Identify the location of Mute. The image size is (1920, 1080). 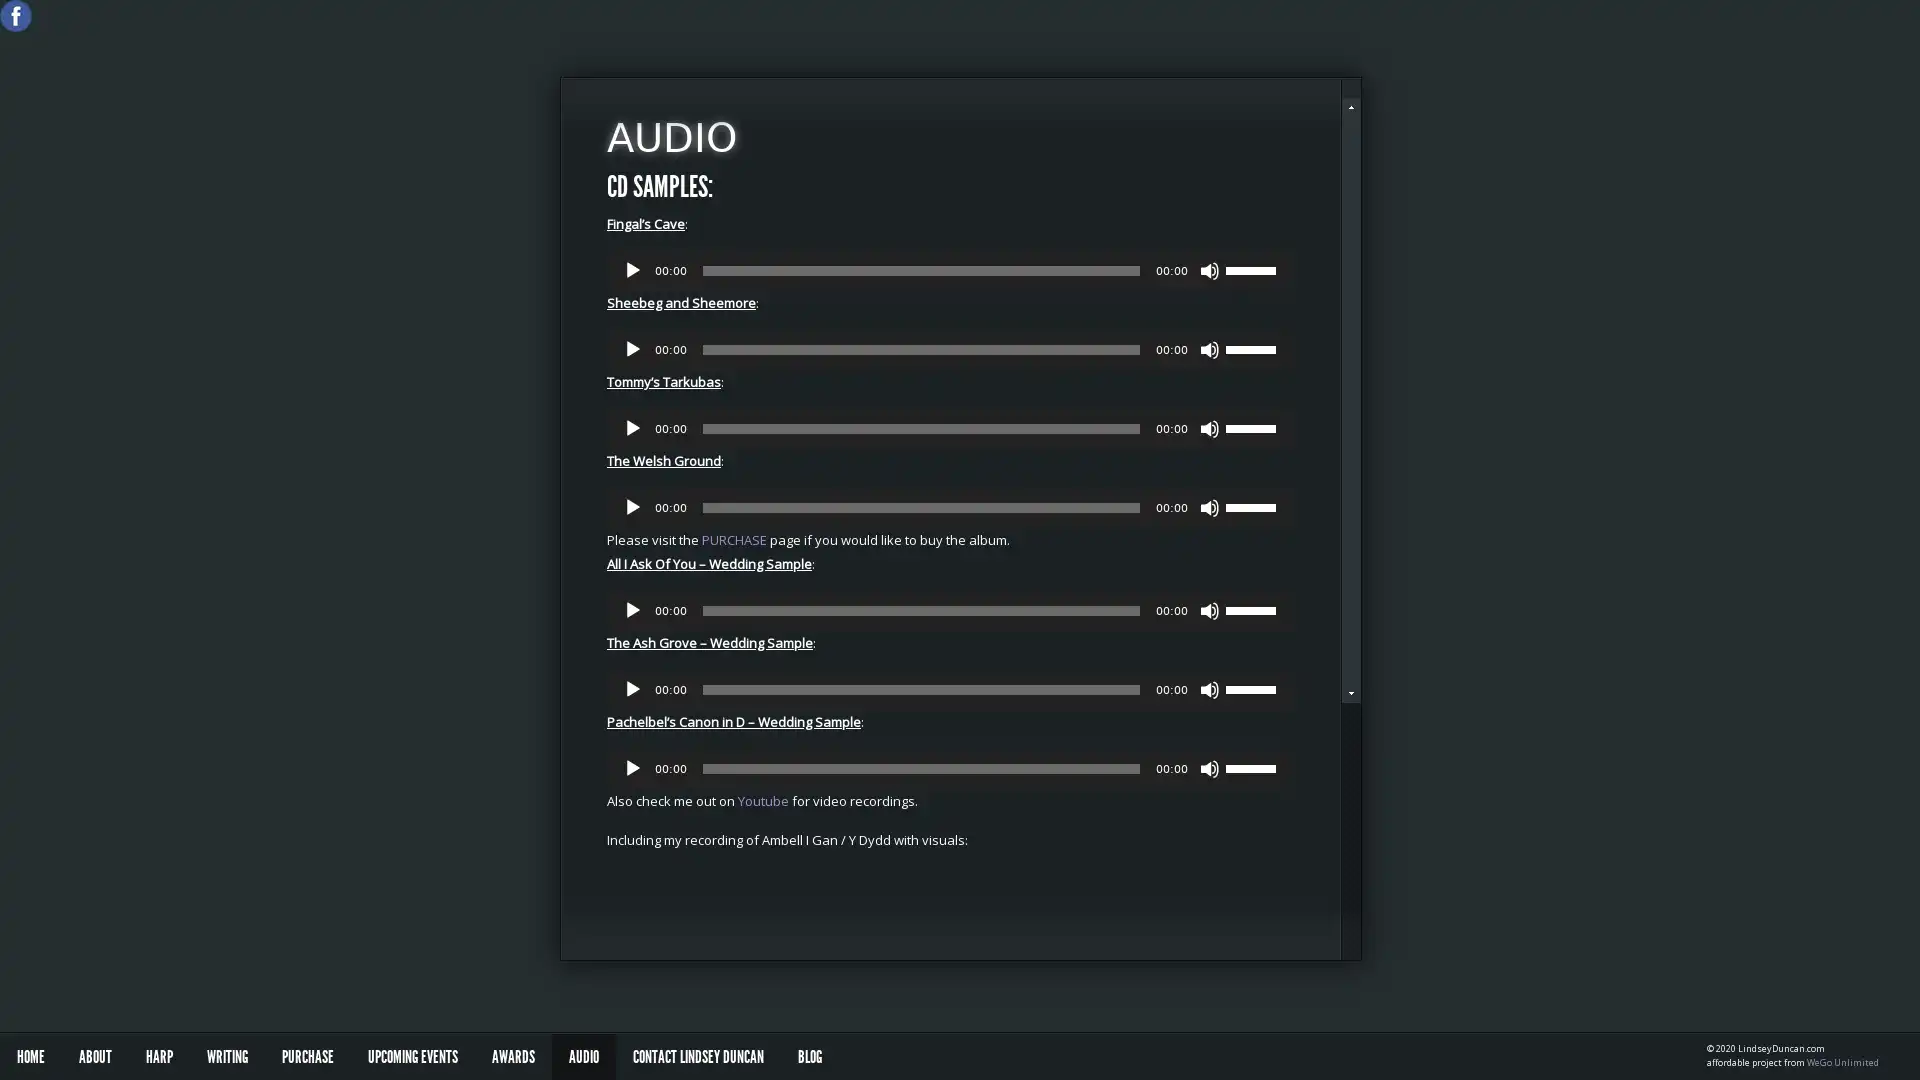
(1208, 349).